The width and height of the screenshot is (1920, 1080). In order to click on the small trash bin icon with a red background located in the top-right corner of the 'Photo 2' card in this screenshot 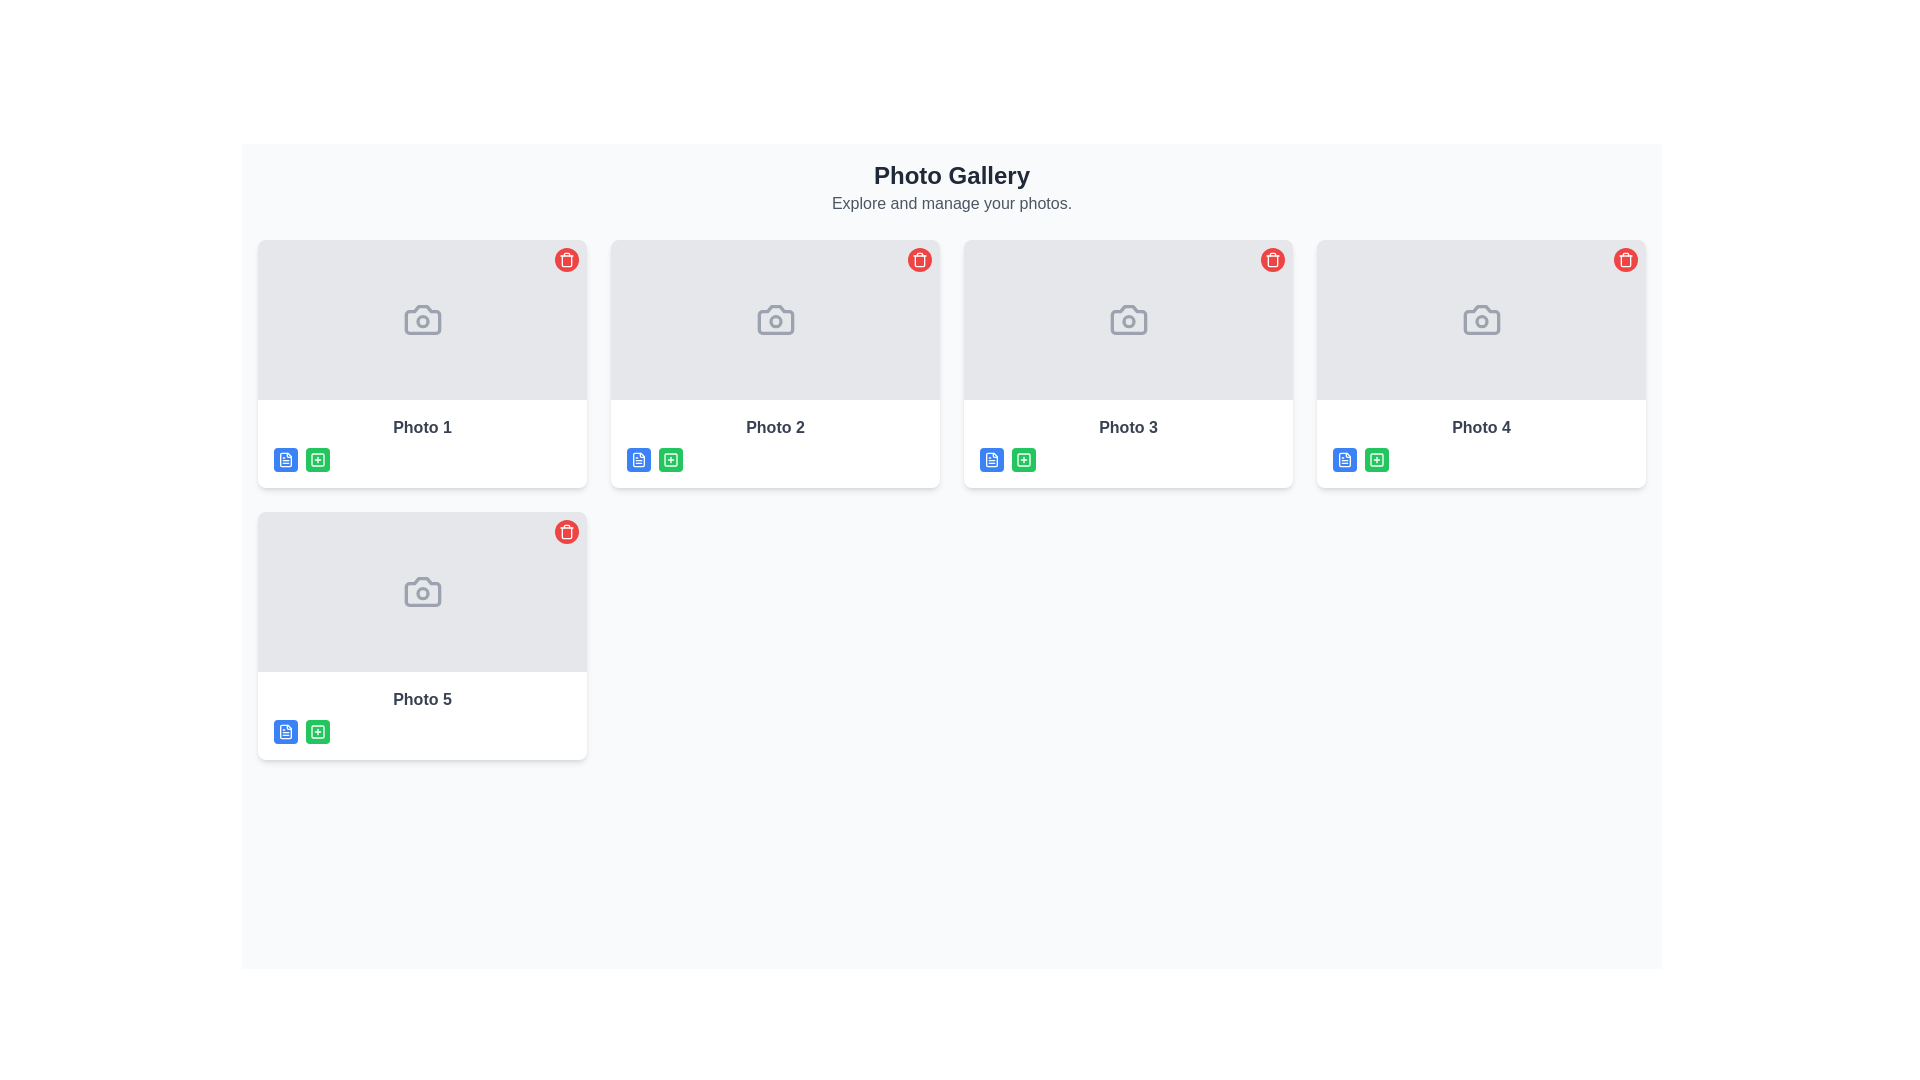, I will do `click(919, 258)`.